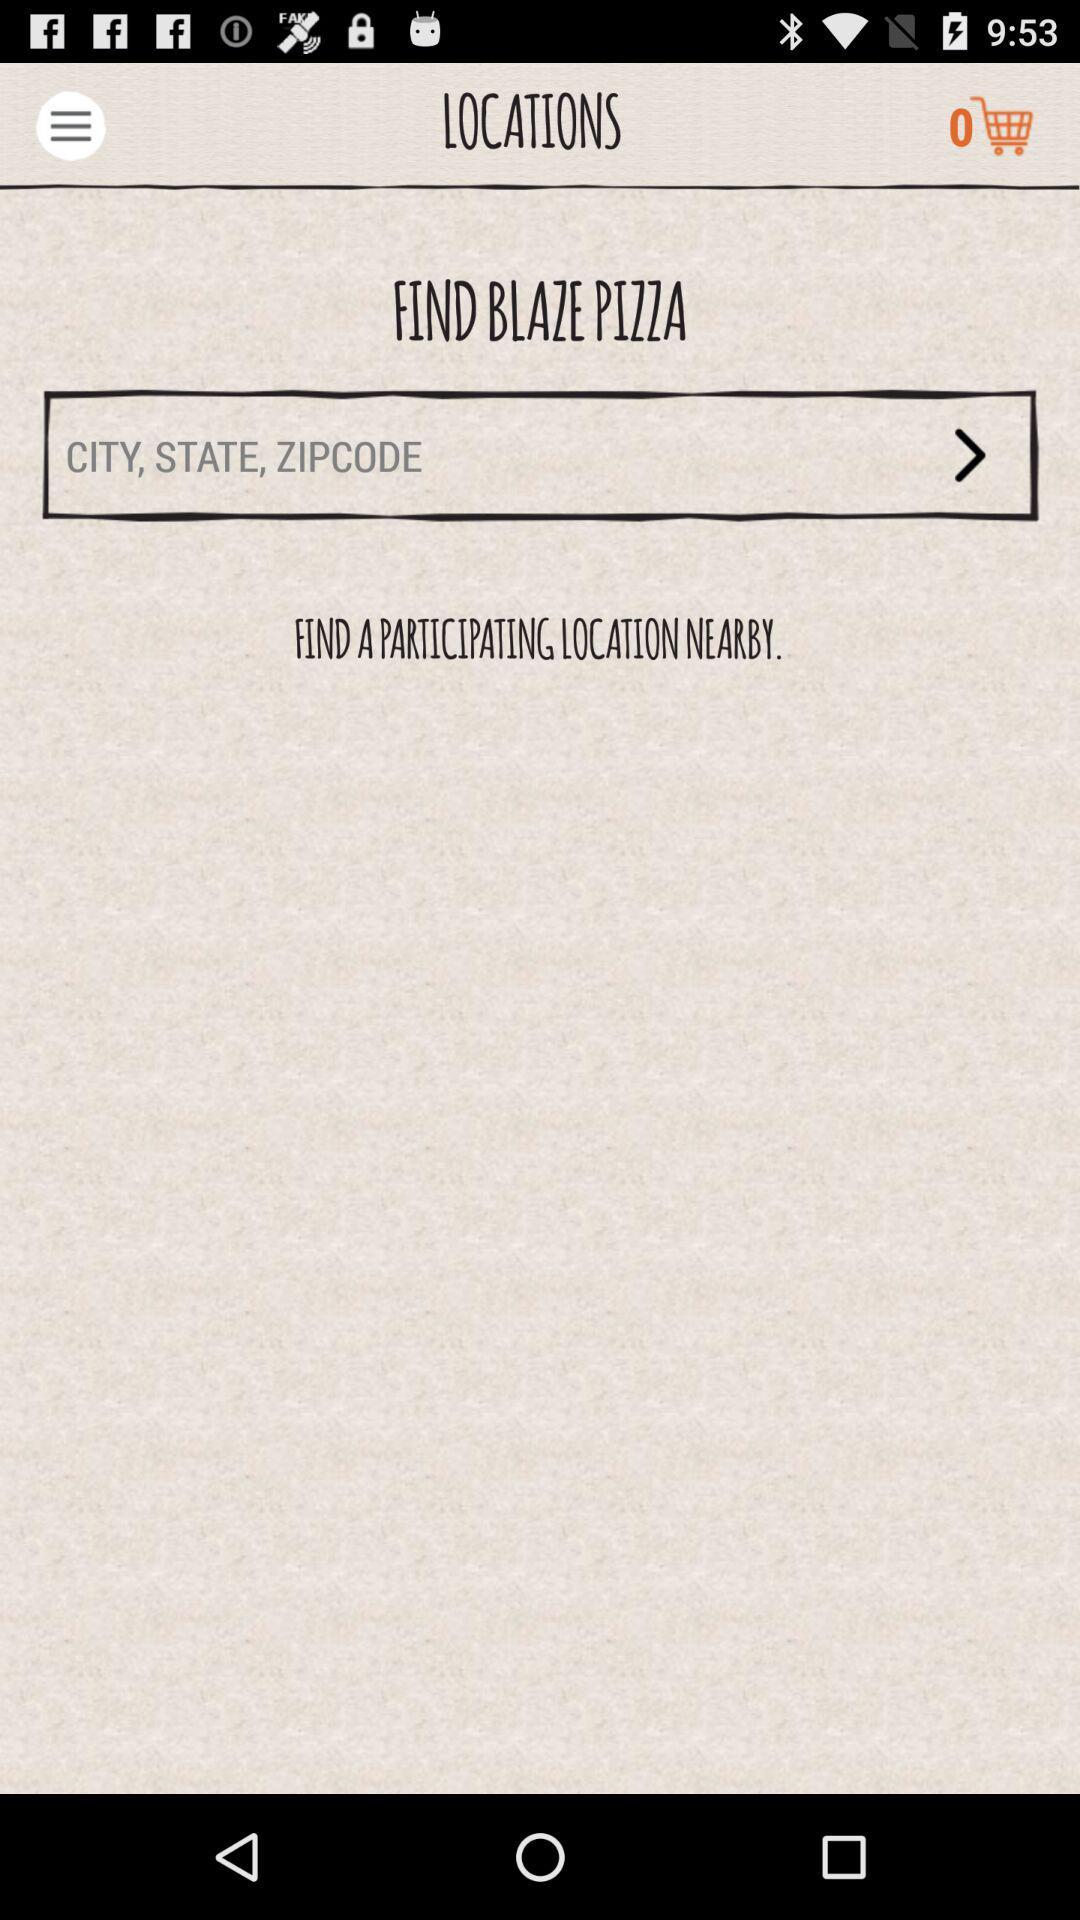 The image size is (1080, 1920). What do you see at coordinates (69, 133) in the screenshot?
I see `the menu icon` at bounding box center [69, 133].